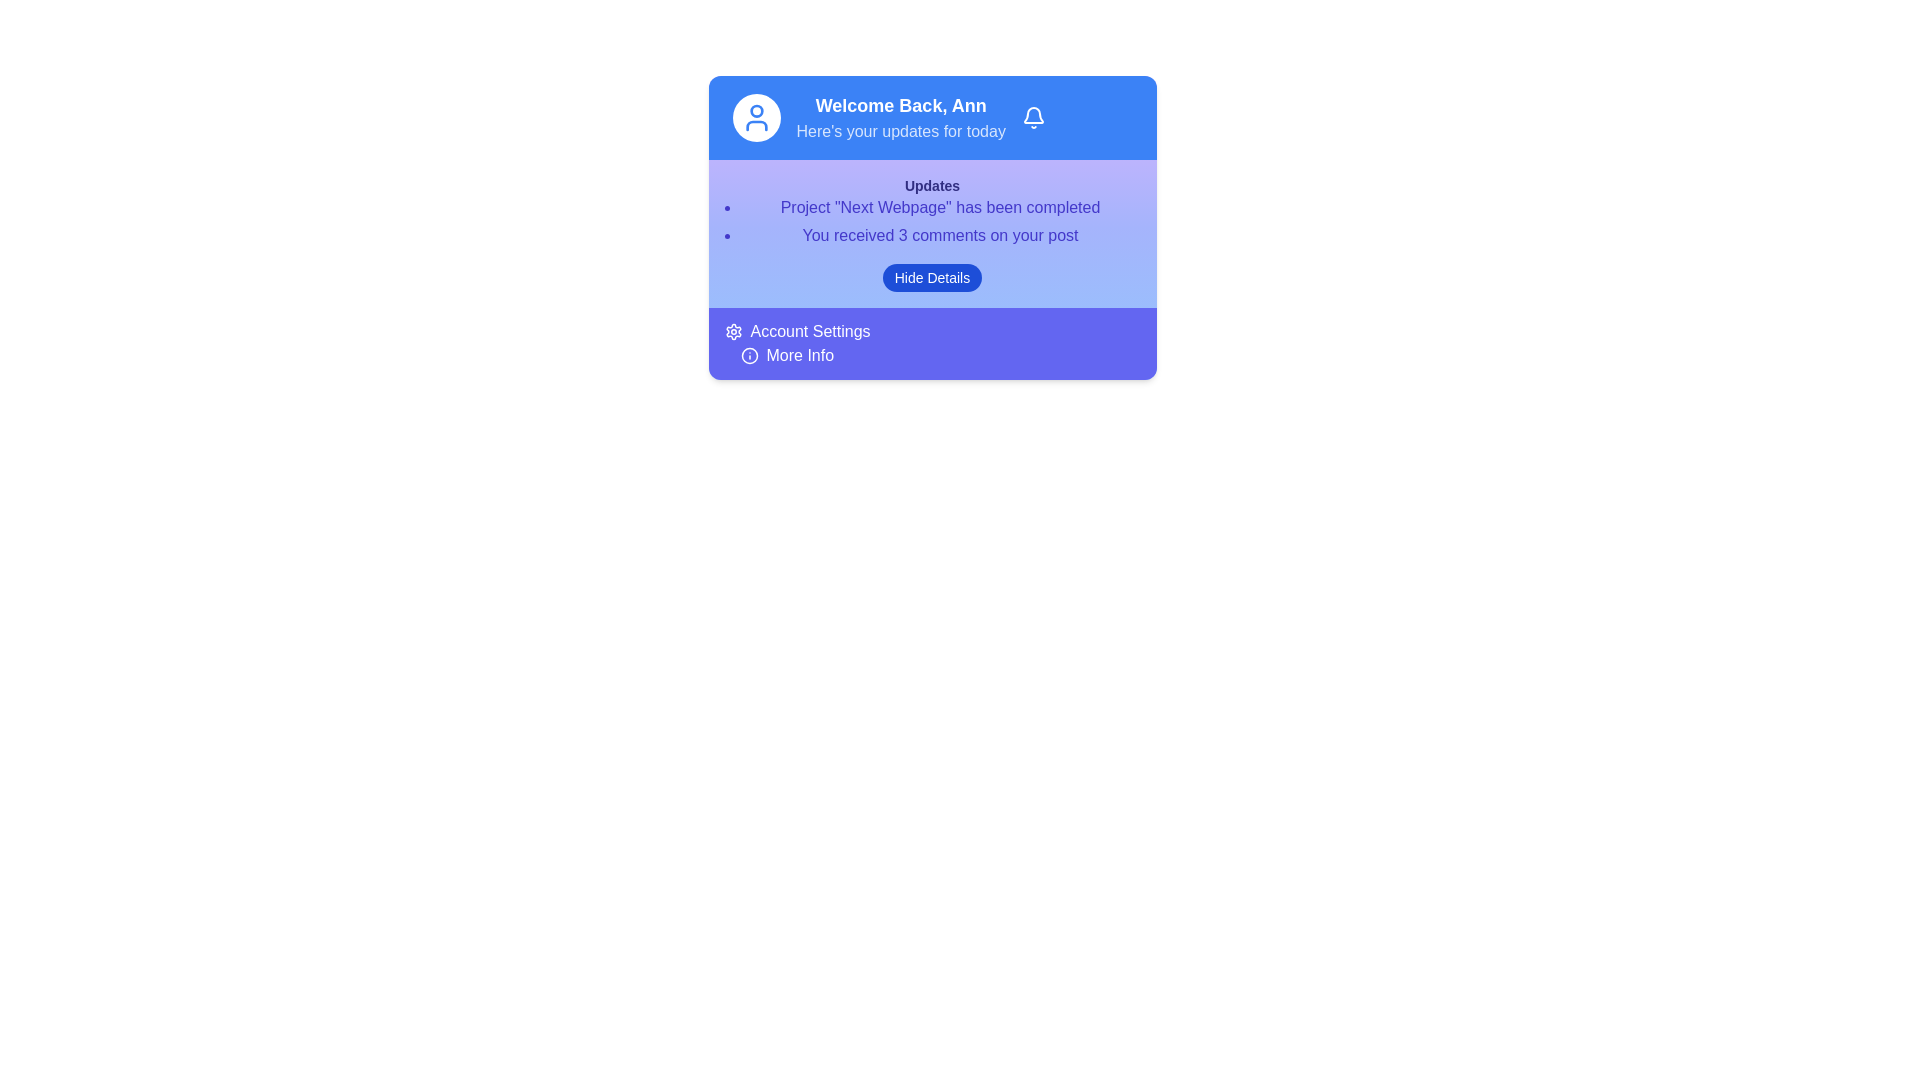  Describe the element at coordinates (939, 208) in the screenshot. I see `notification text from the Text block that provides an update about the completion of the 'Next Webpage' project, which is positioned below the 'Updates' heading` at that location.